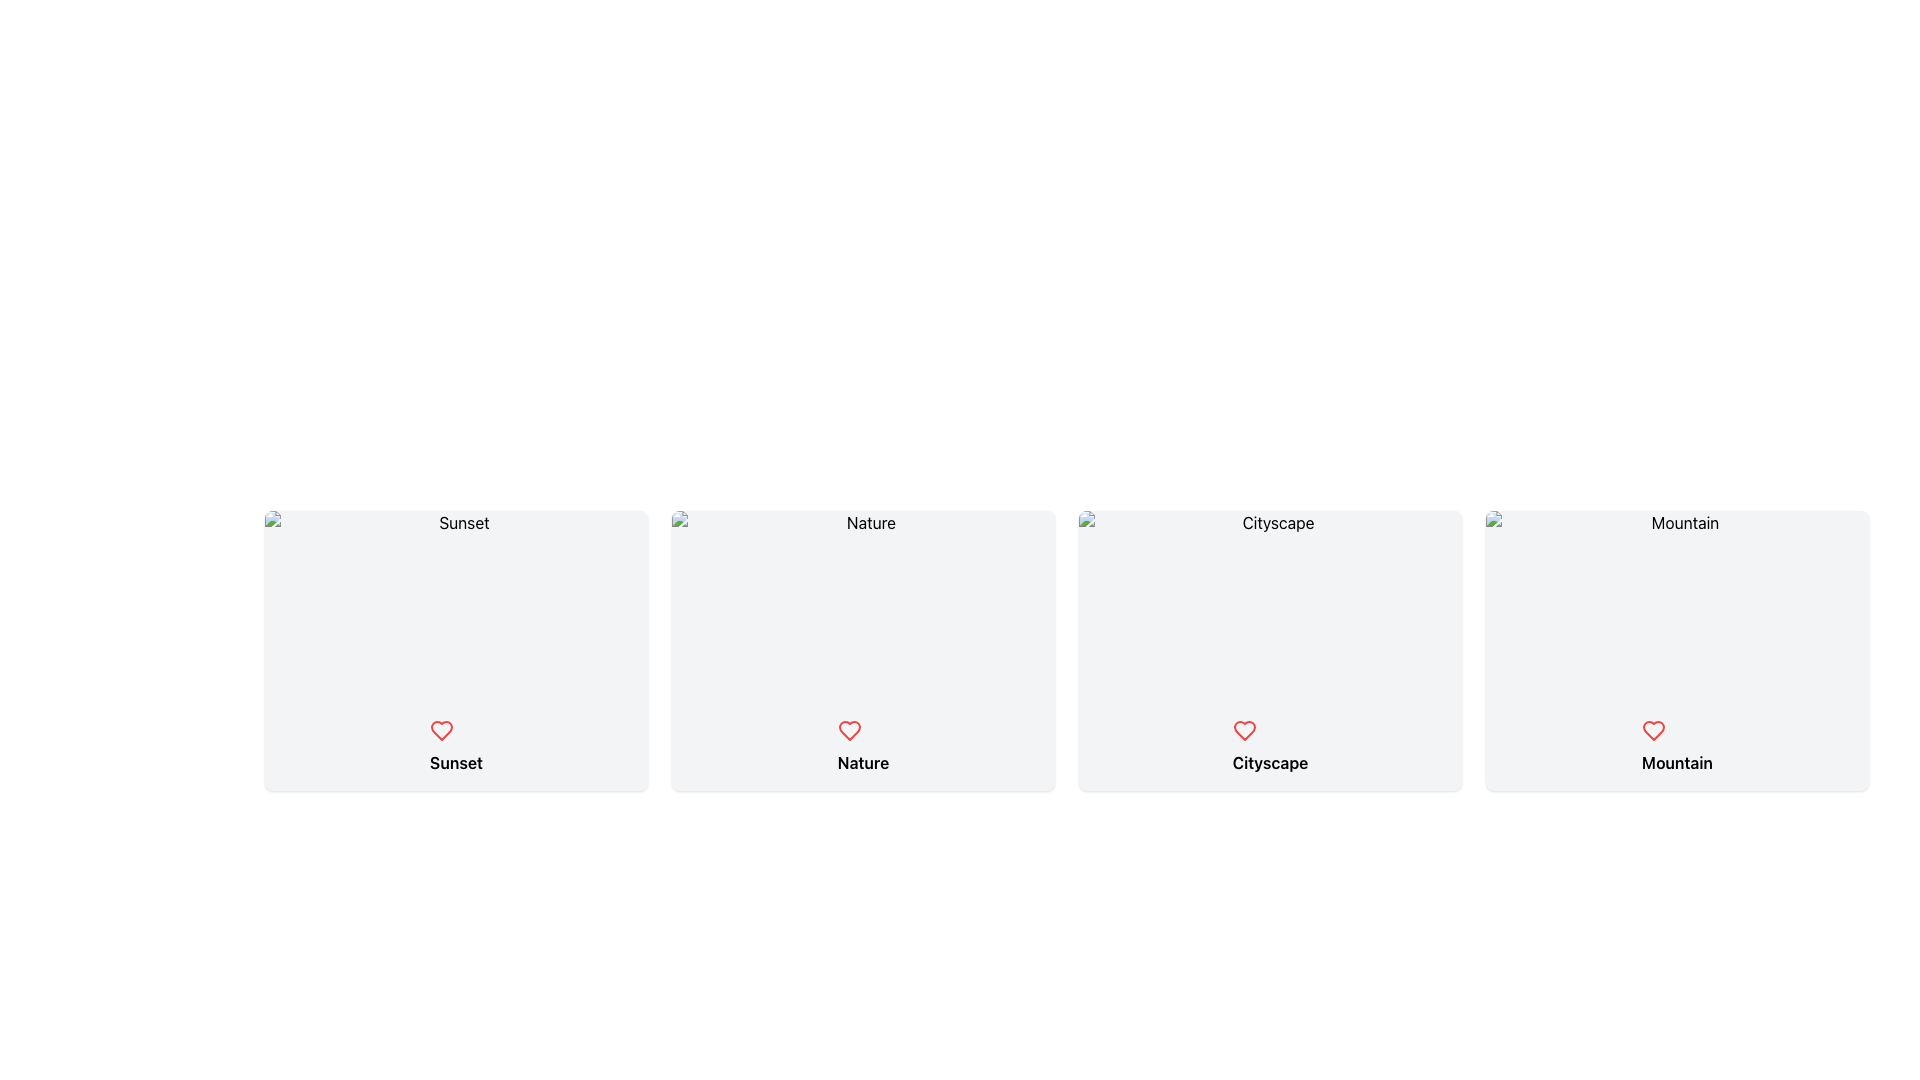  I want to click on the favorite icon button for the 'Cityscape' to trigger the tooltip or animation, so click(1243, 731).